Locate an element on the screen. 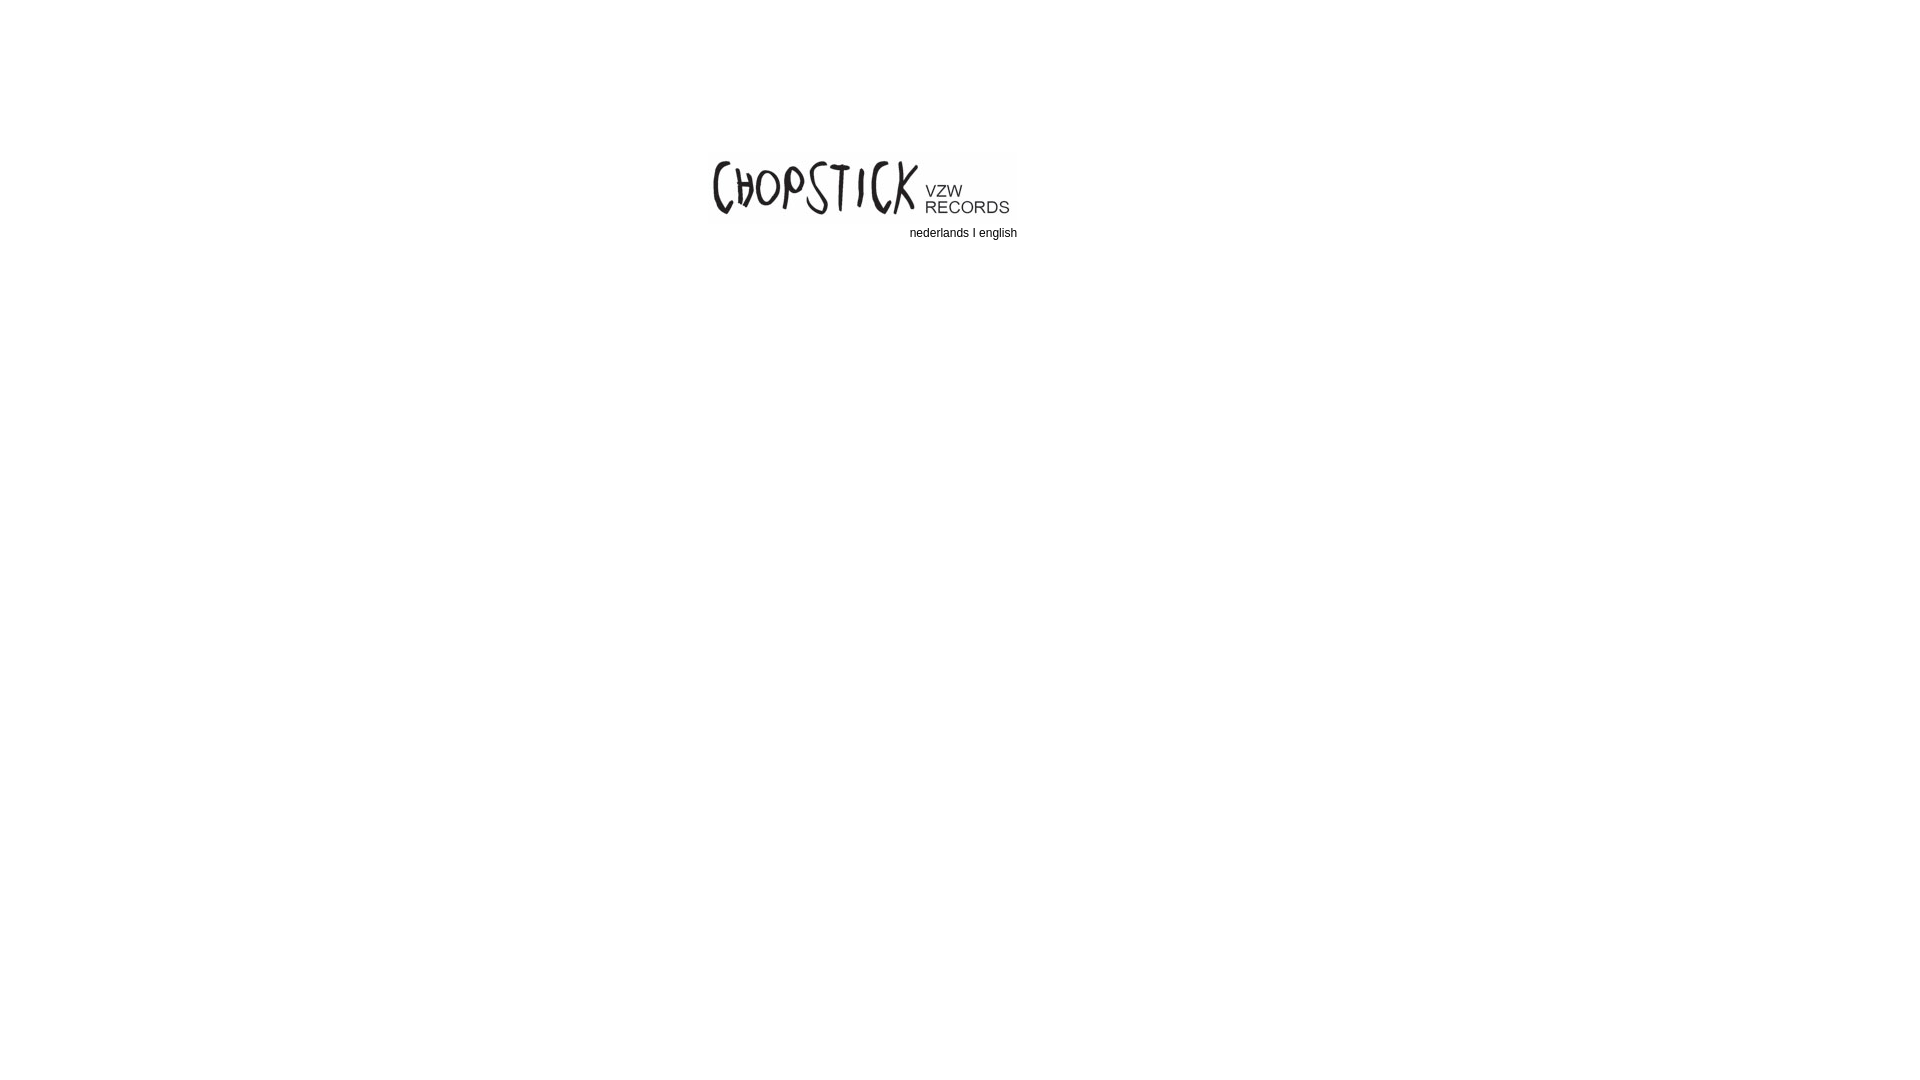 The height and width of the screenshot is (1080, 1920). 'english' is located at coordinates (998, 231).